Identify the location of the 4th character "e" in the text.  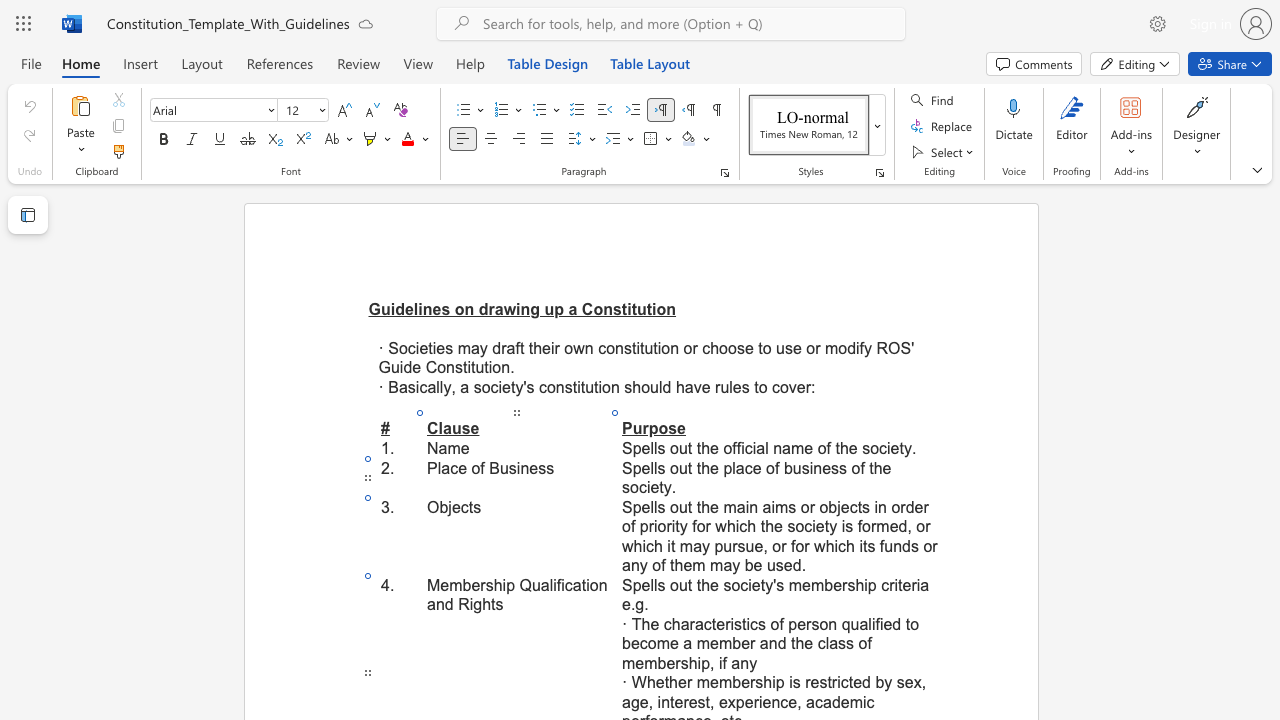
(806, 585).